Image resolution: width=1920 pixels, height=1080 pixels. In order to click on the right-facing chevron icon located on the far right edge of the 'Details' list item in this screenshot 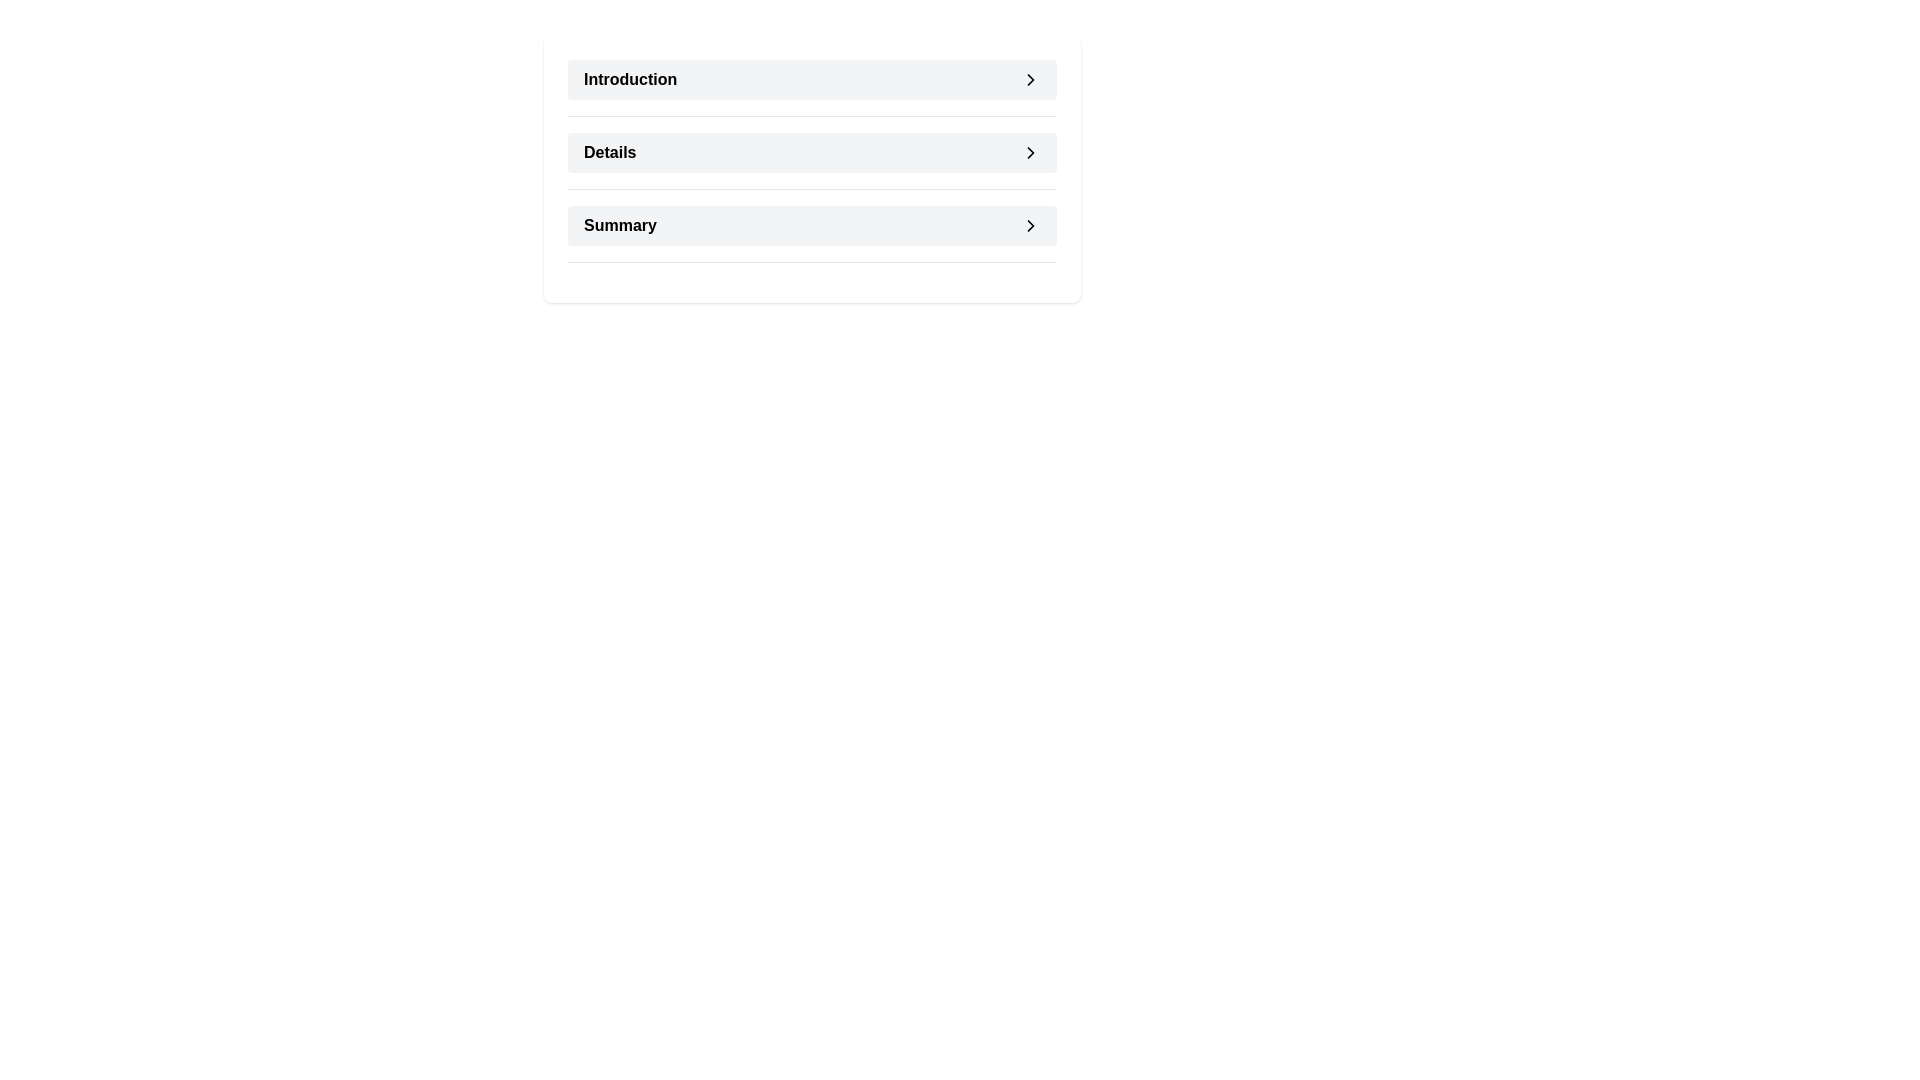, I will do `click(1031, 152)`.